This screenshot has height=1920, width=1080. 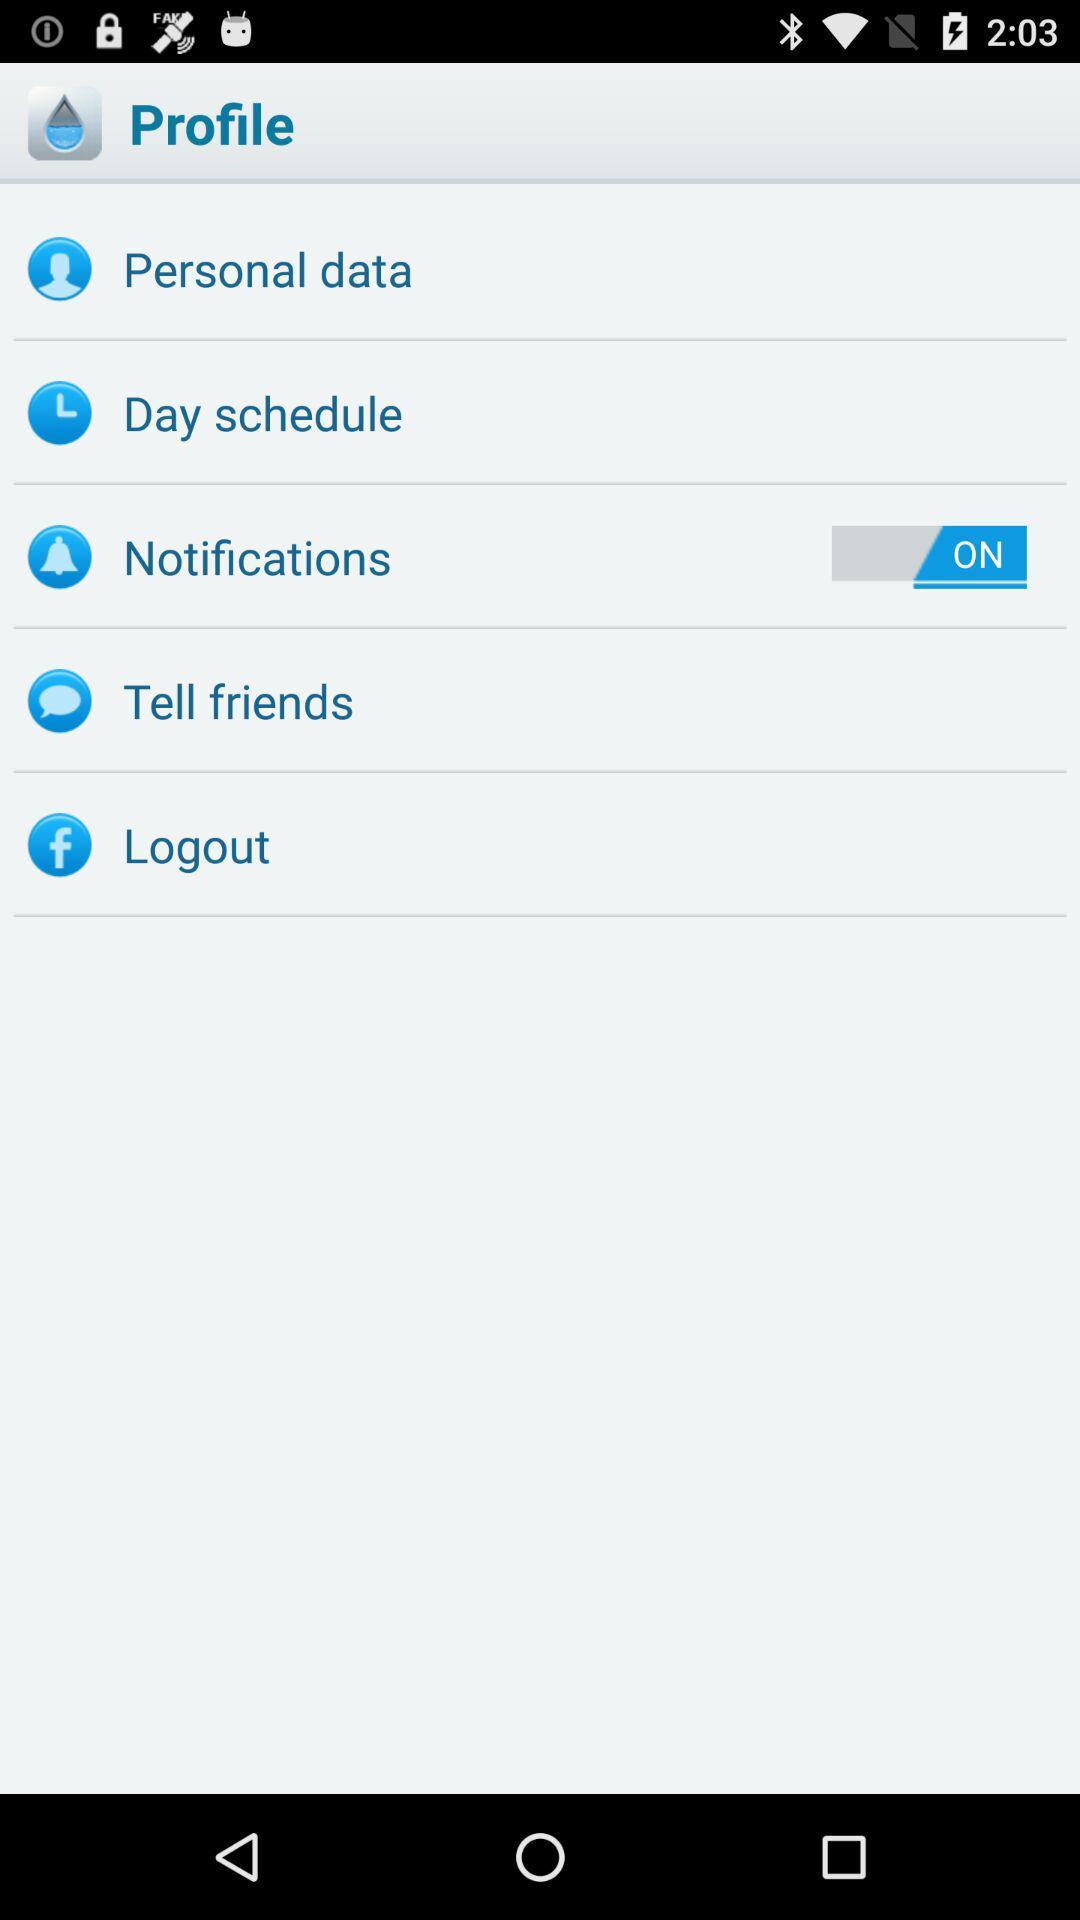 I want to click on the icon to the right of the notifications, so click(x=929, y=557).